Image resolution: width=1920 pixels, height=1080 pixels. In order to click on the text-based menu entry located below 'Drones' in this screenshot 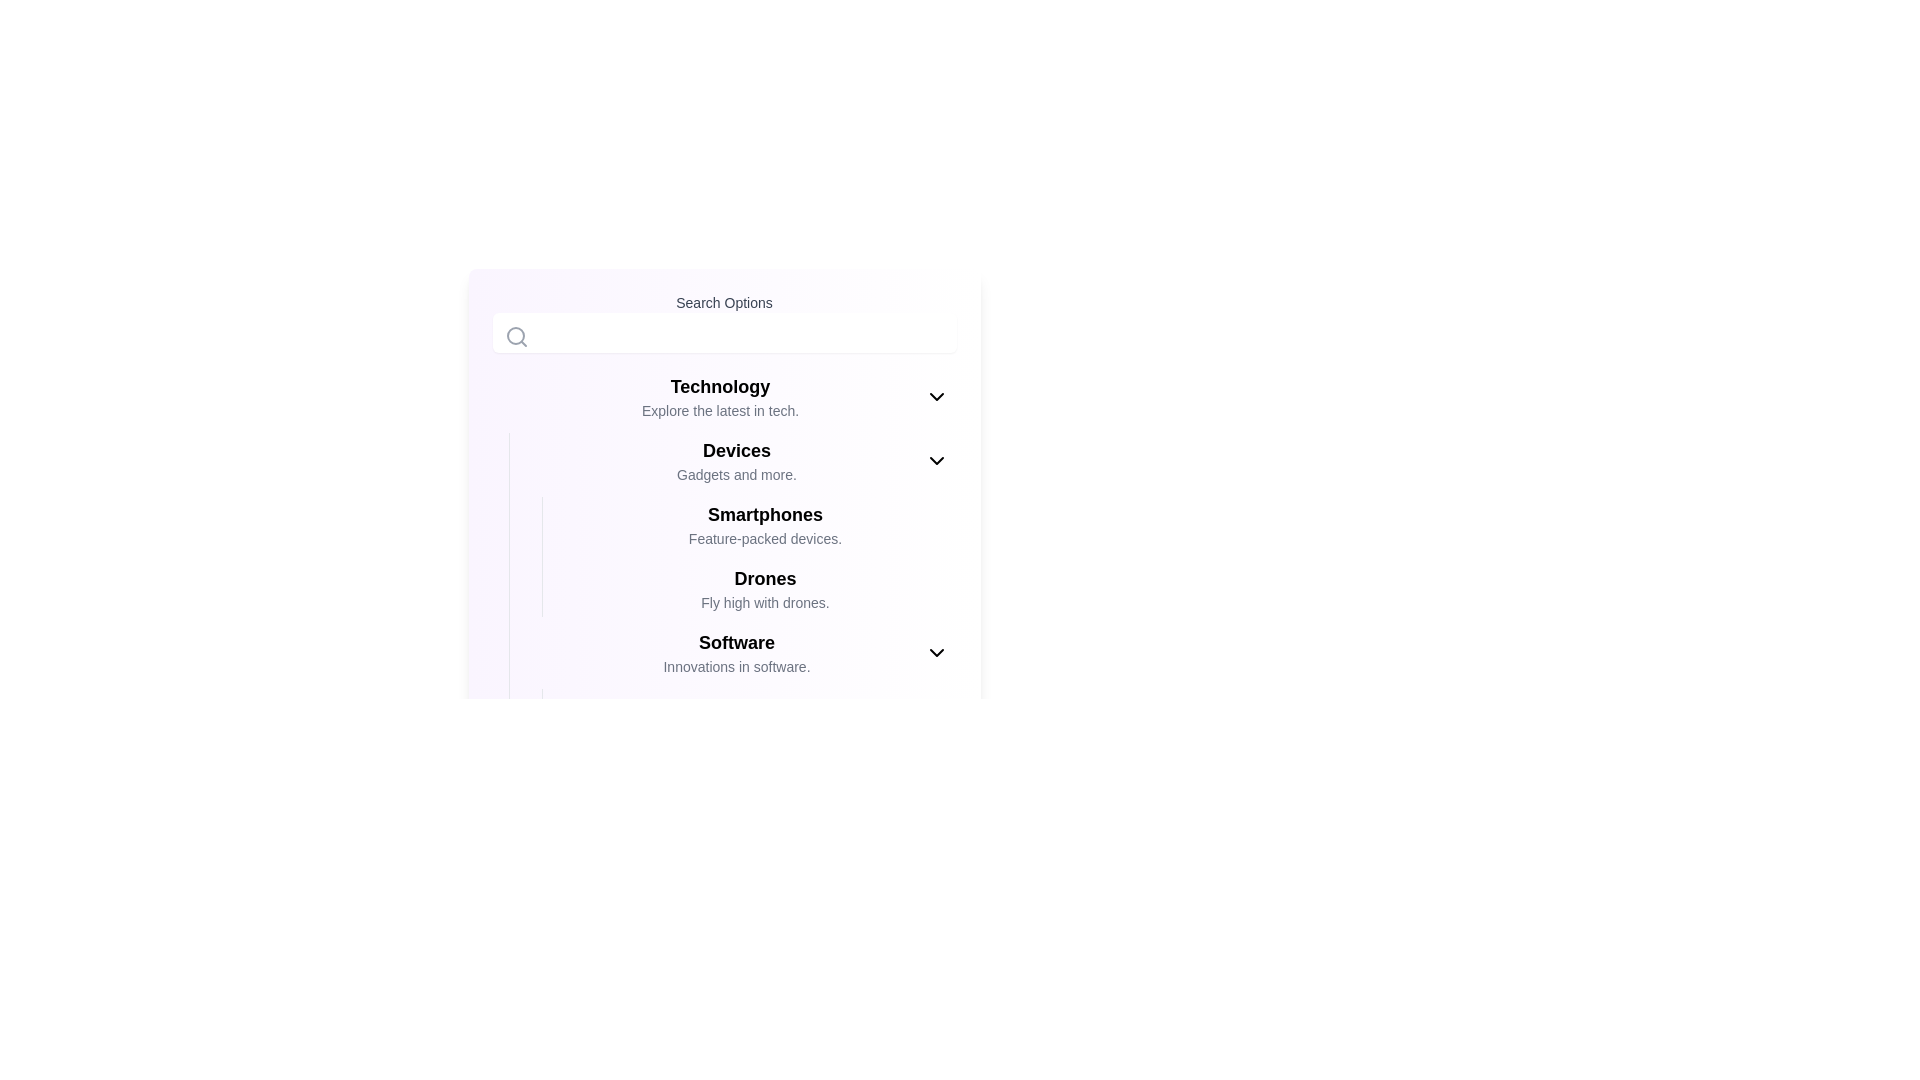, I will do `click(736, 652)`.